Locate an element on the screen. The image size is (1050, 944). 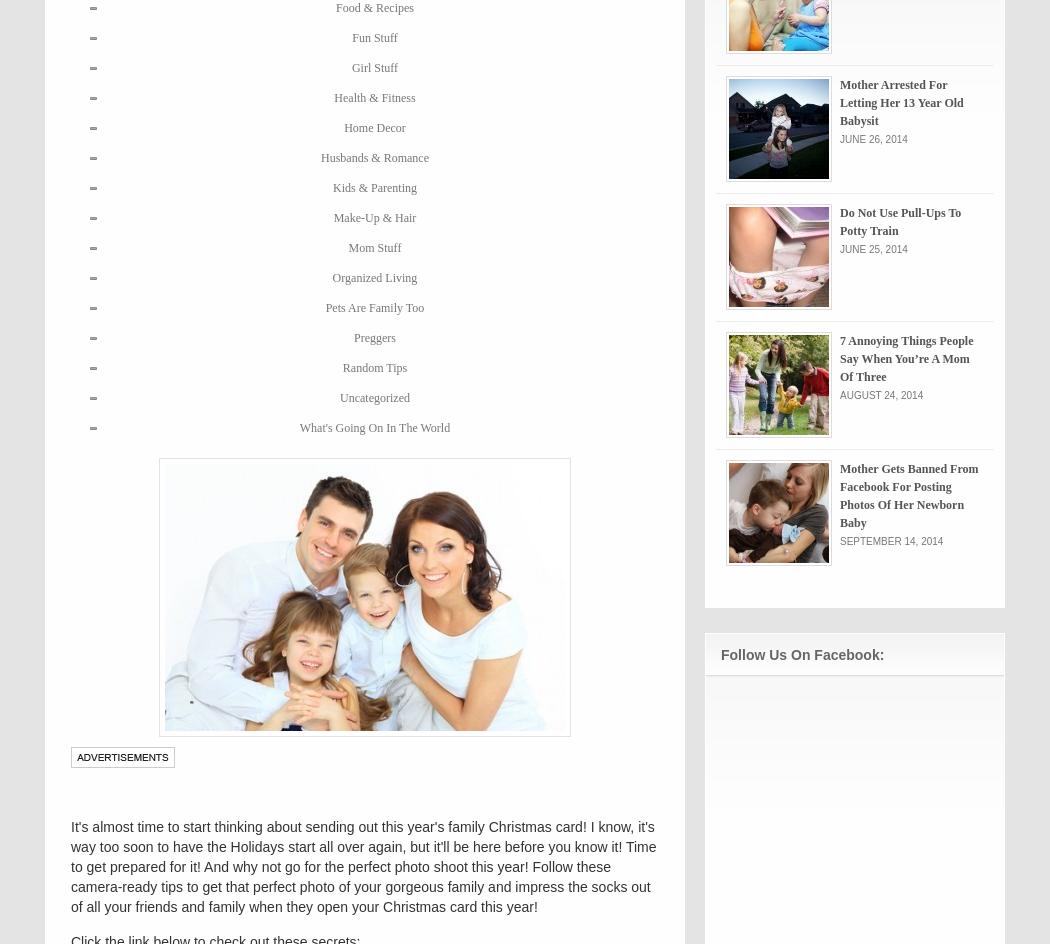
'September 14, 2014' is located at coordinates (890, 540).